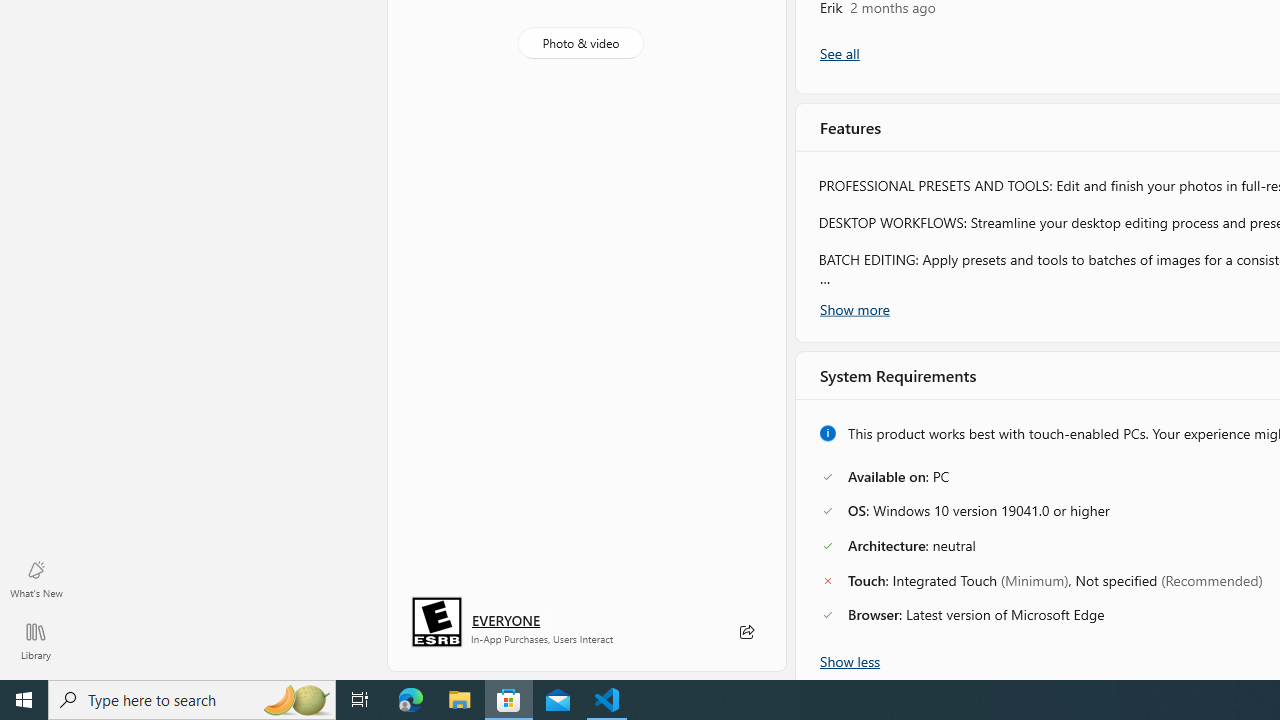 This screenshot has height=720, width=1280. Describe the element at coordinates (839, 52) in the screenshot. I see `'Show all ratings and reviews'` at that location.